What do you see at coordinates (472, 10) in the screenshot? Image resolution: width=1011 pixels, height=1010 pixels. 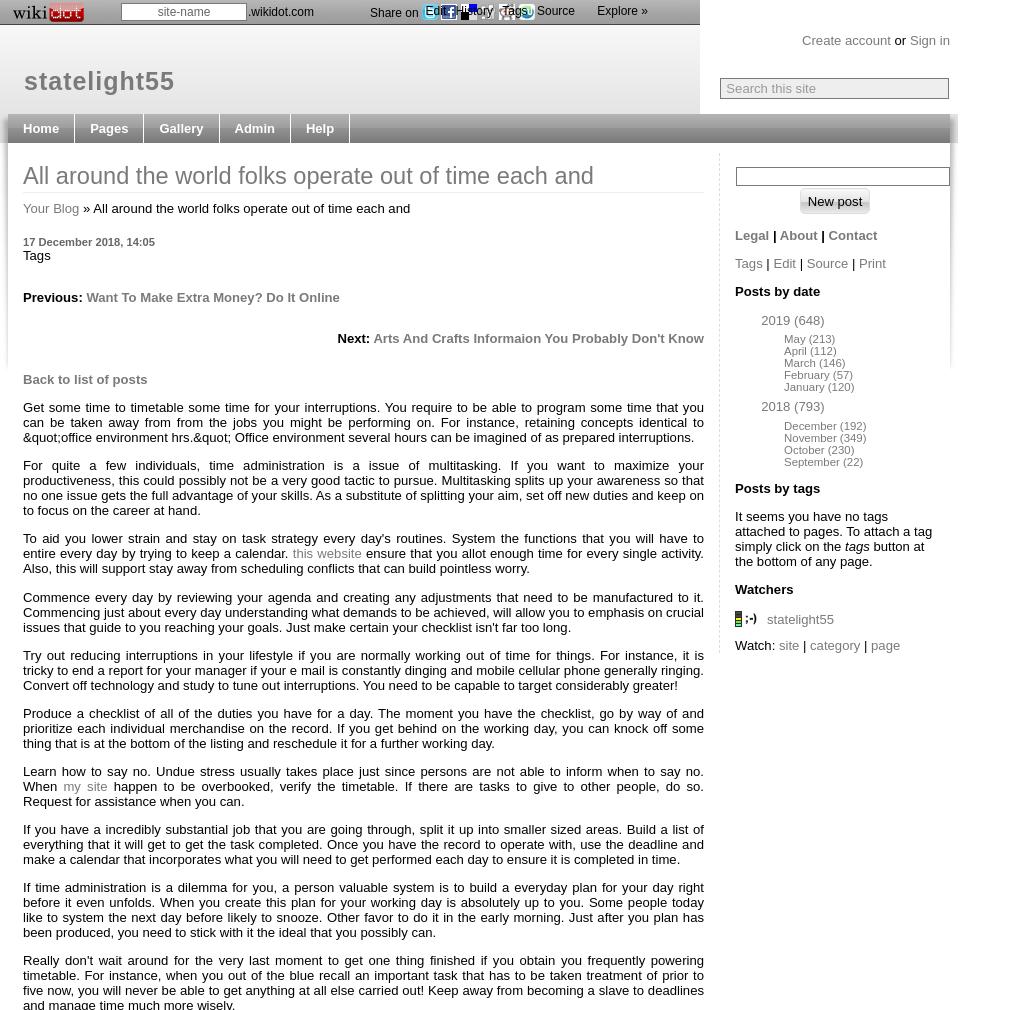 I see `'History'` at bounding box center [472, 10].